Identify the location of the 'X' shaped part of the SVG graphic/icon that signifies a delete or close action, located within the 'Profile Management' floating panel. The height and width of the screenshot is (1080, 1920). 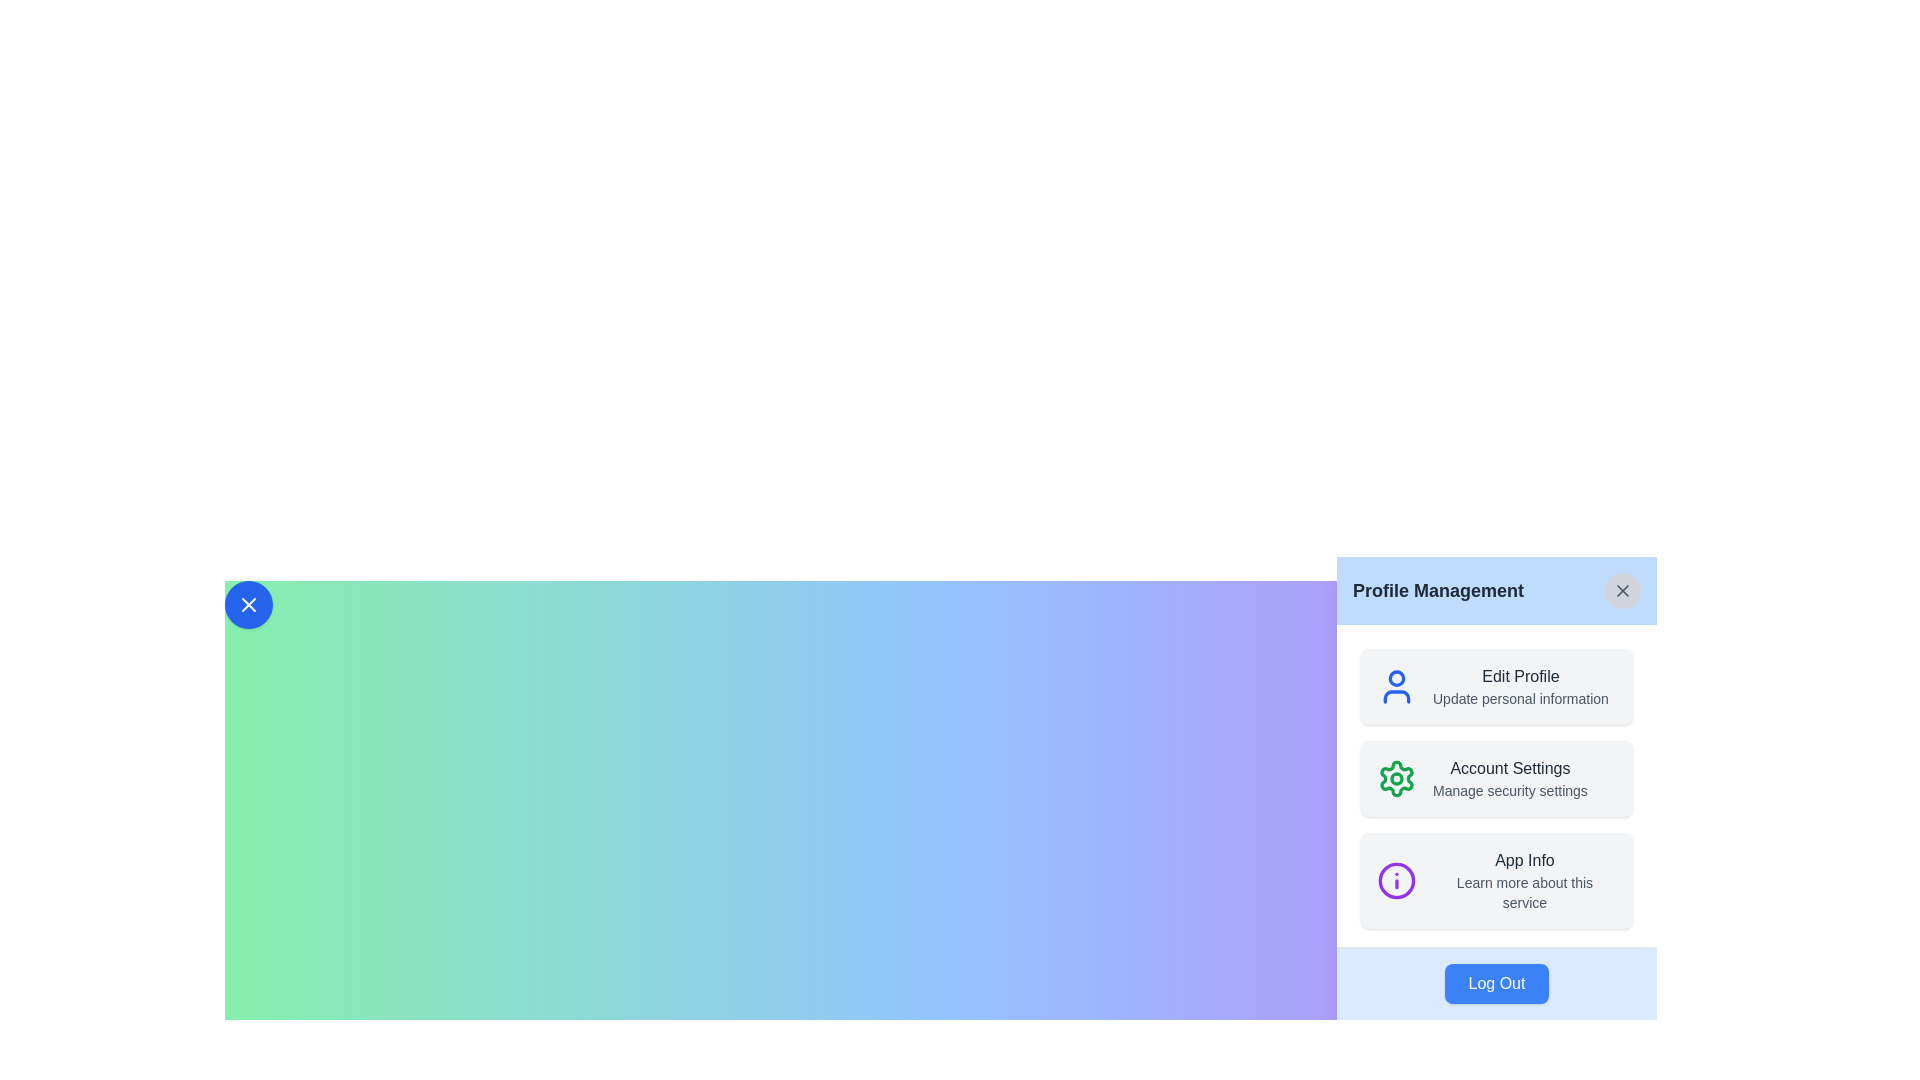
(248, 604).